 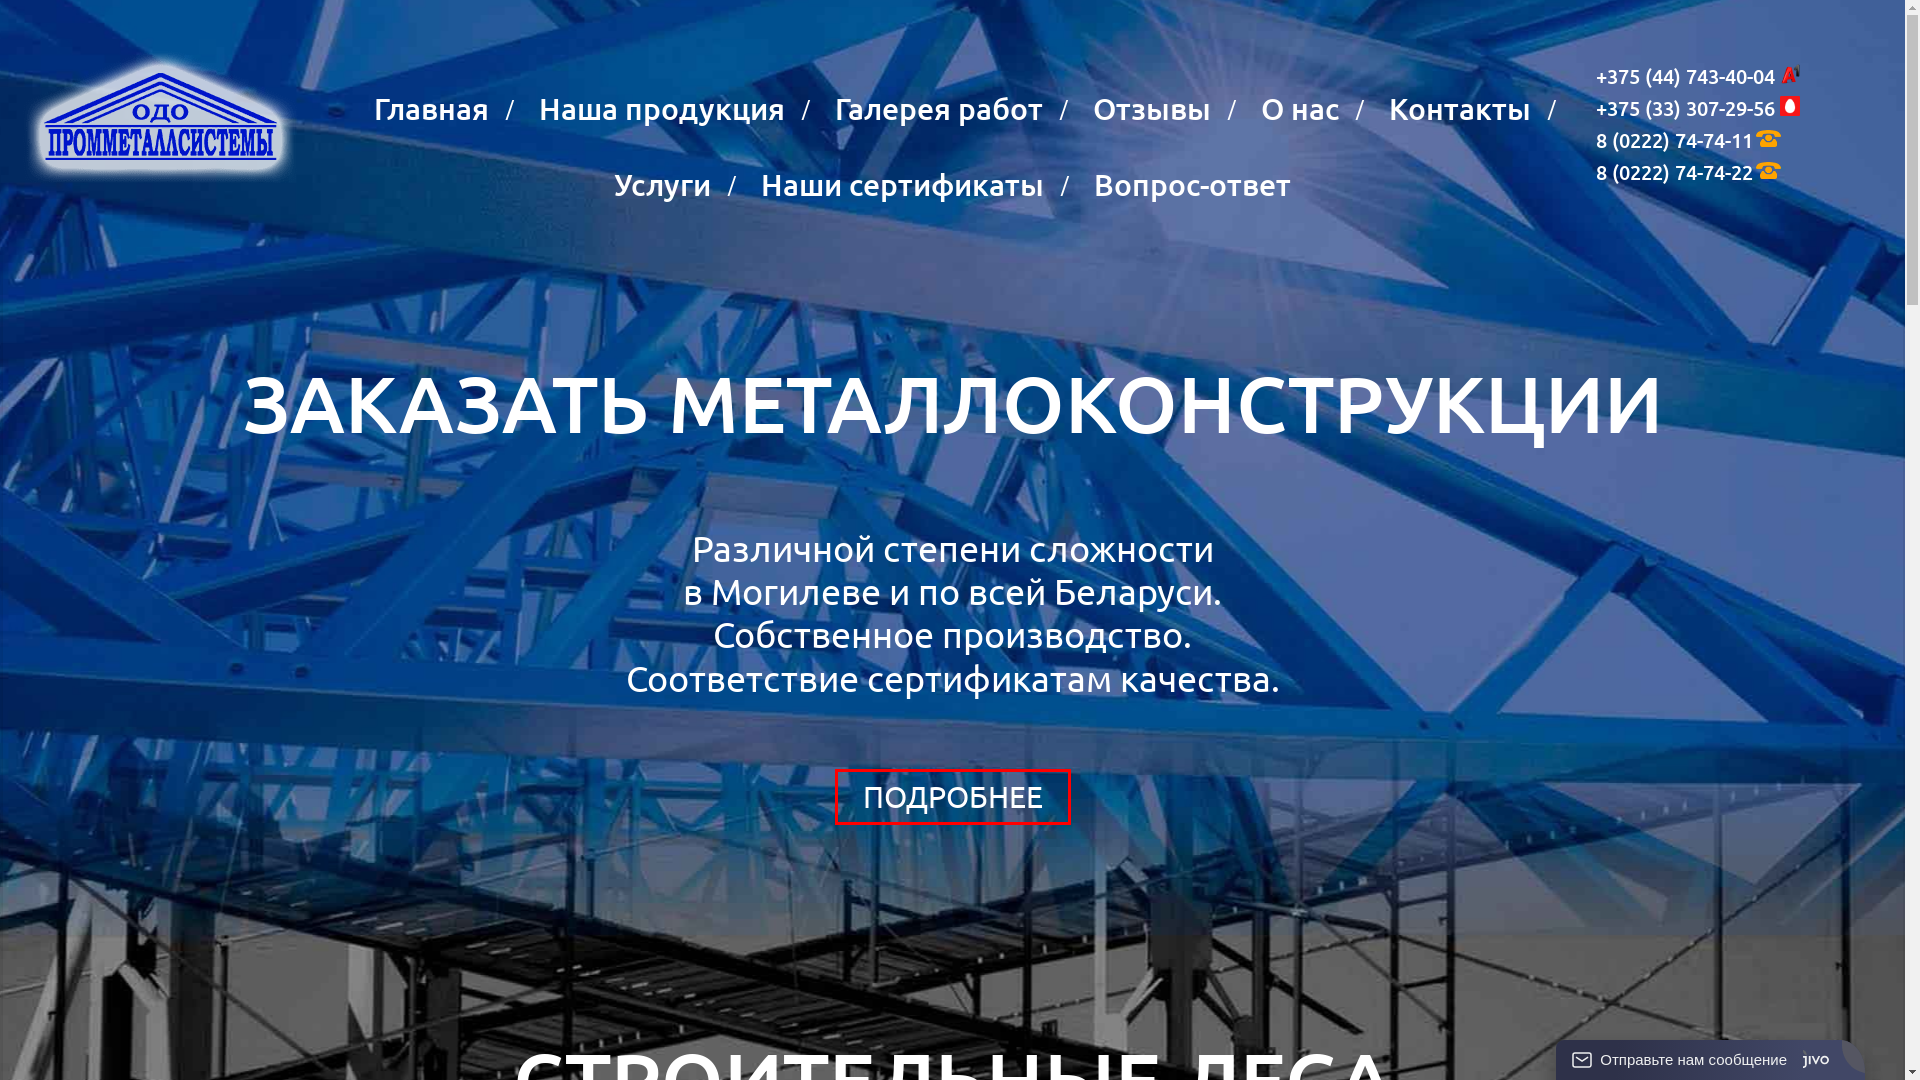 What do you see at coordinates (1595, 75) in the screenshot?
I see `'+375 (44) 743-40-04'` at bounding box center [1595, 75].